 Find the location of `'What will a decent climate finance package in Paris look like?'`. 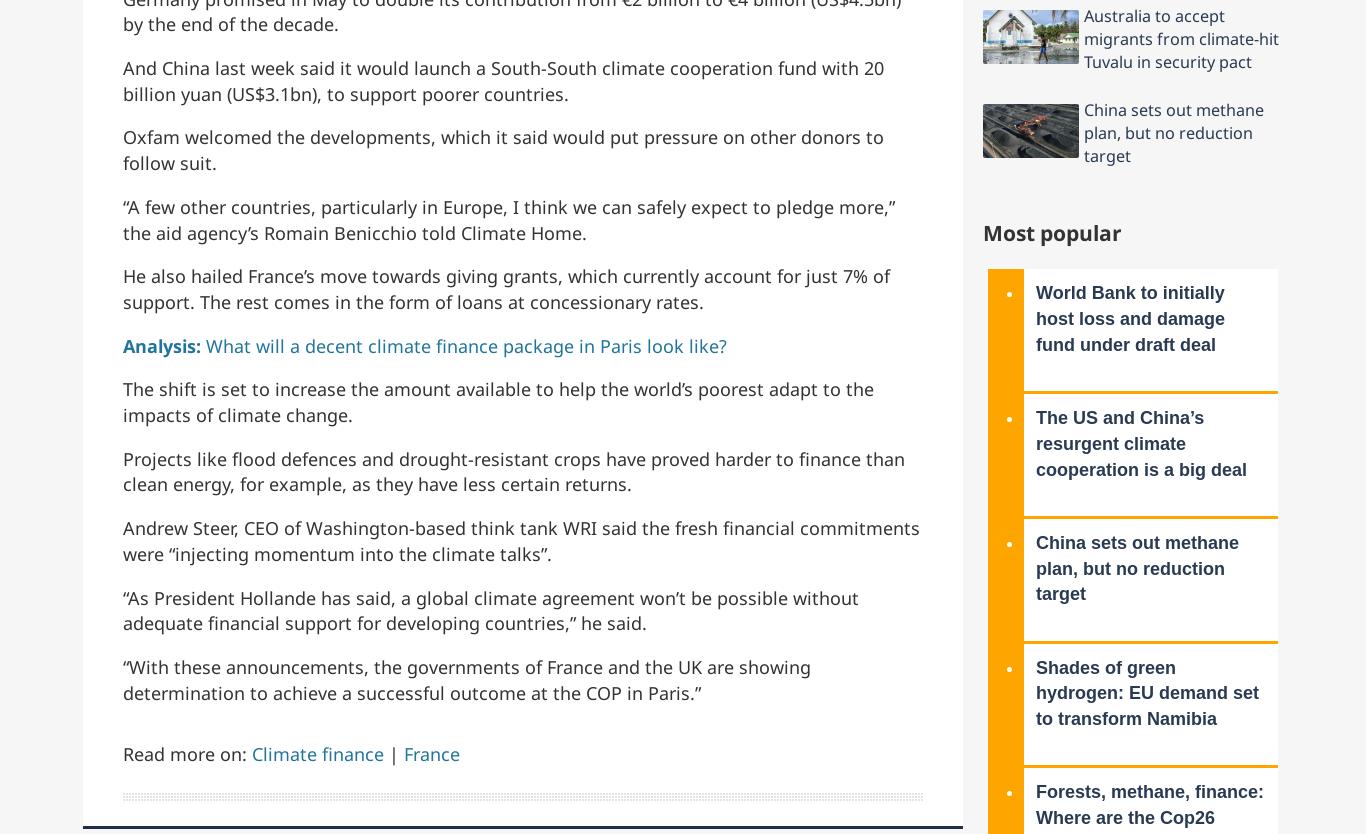

'What will a decent climate finance package in Paris look like?' is located at coordinates (464, 345).